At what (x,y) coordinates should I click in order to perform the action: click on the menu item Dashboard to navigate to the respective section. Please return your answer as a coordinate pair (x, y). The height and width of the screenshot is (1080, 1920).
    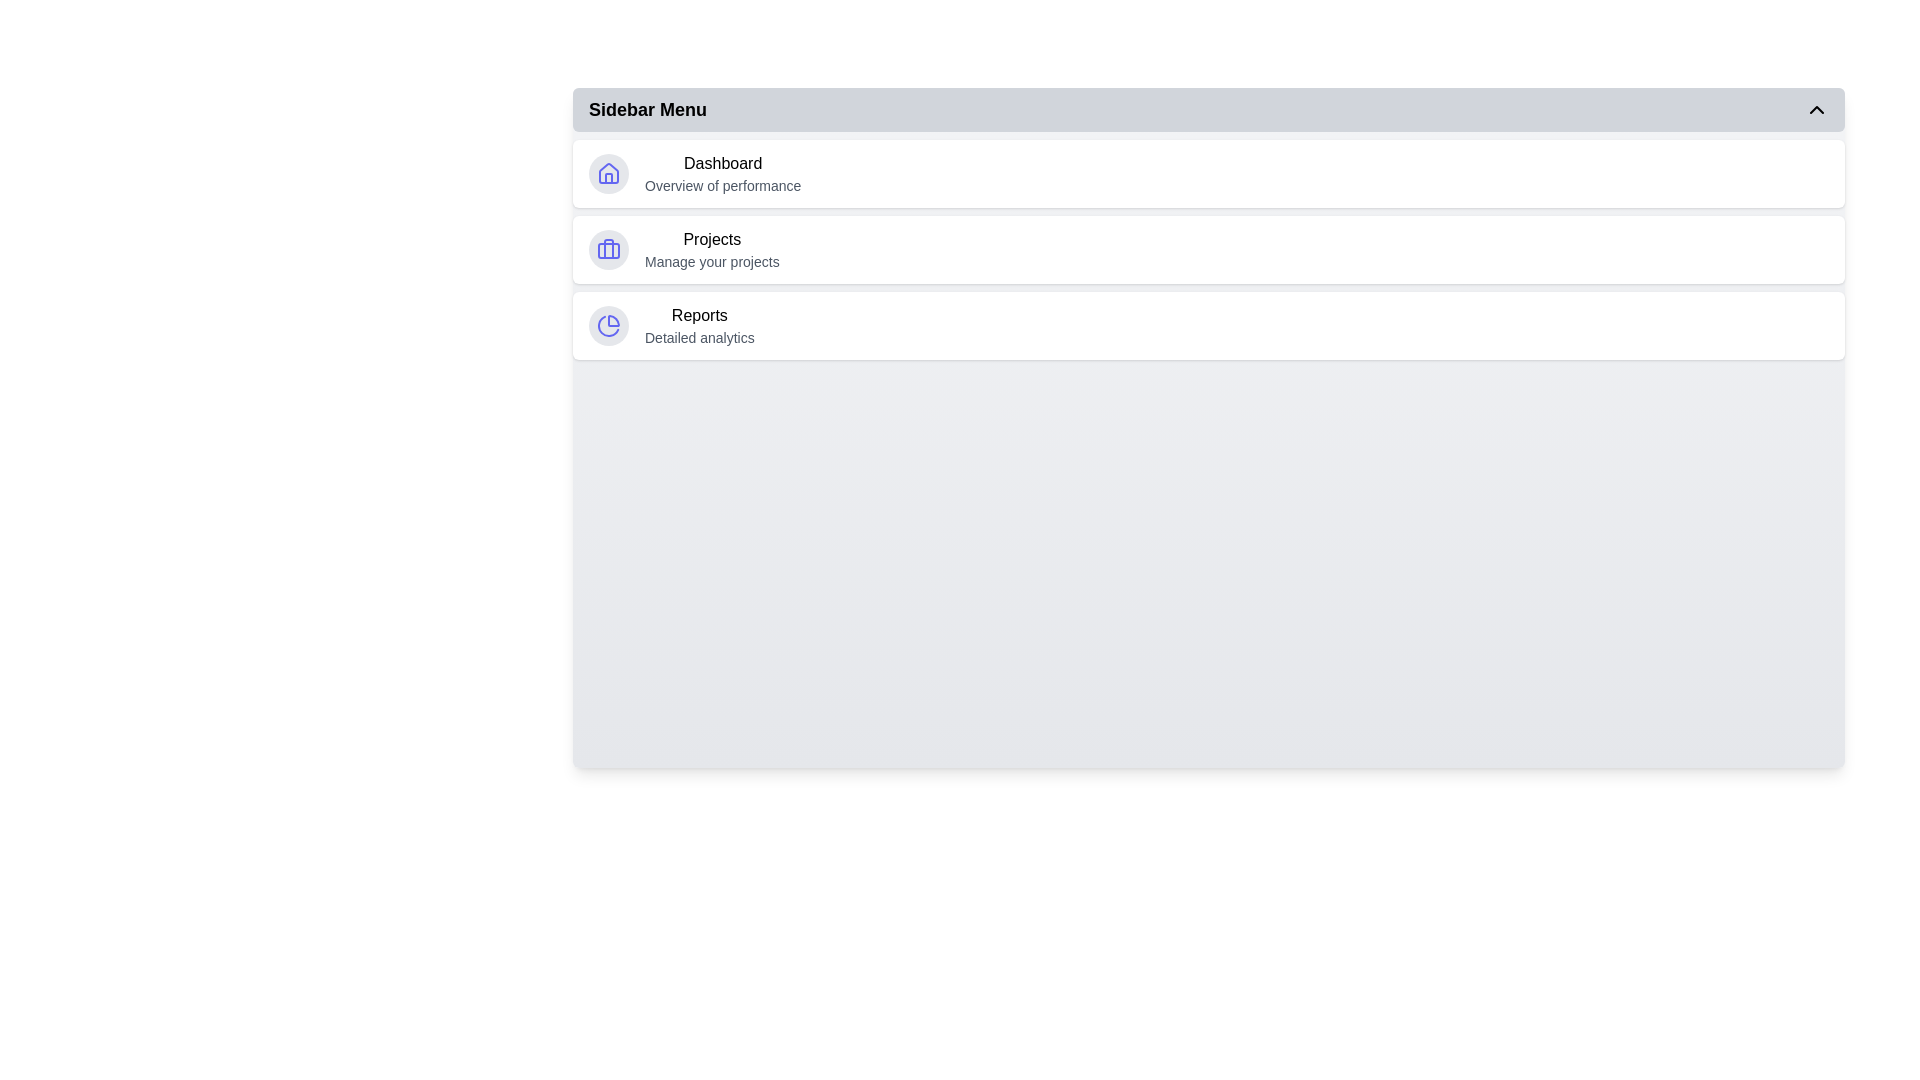
    Looking at the image, I should click on (1208, 172).